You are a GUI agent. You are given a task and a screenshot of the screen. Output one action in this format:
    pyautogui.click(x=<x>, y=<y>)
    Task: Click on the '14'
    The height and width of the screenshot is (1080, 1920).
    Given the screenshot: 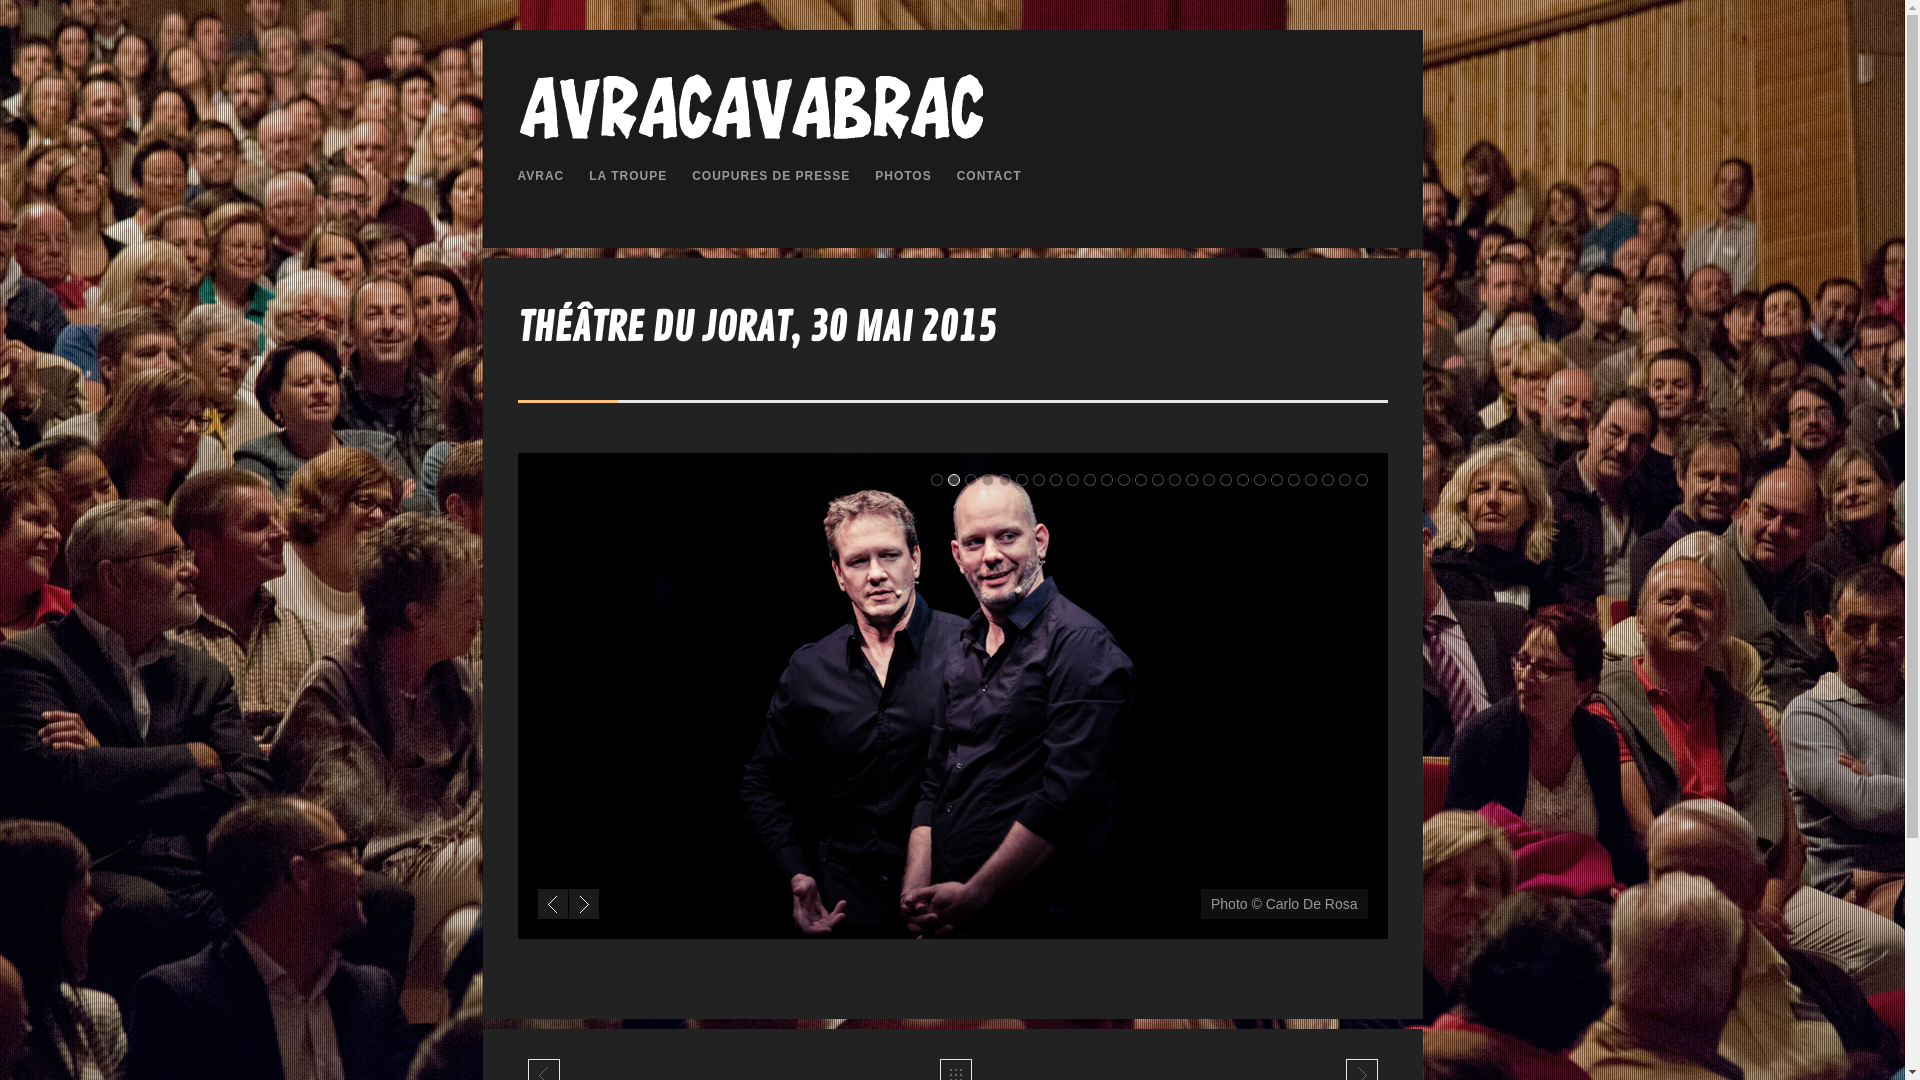 What is the action you would take?
    pyautogui.click(x=1157, y=479)
    